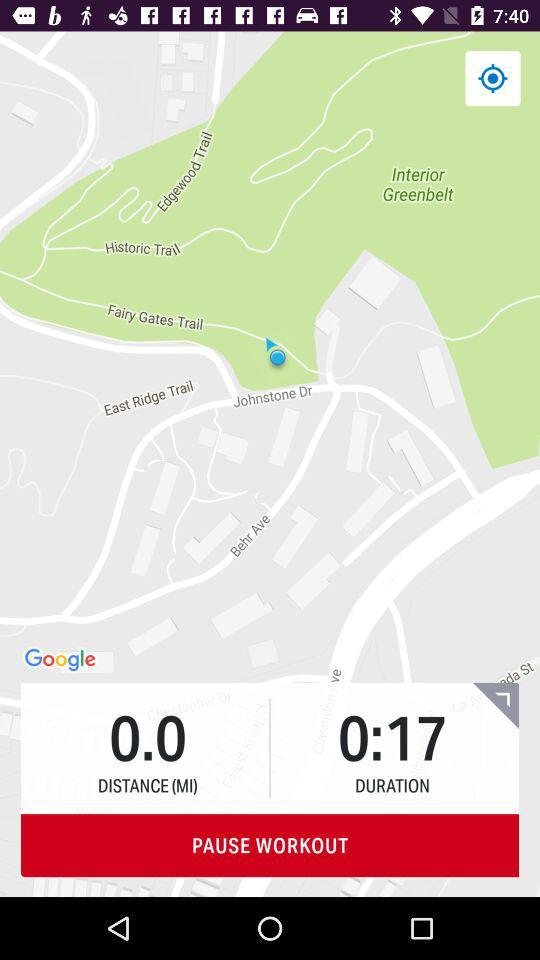 Image resolution: width=540 pixels, height=960 pixels. Describe the element at coordinates (491, 78) in the screenshot. I see `show location` at that location.